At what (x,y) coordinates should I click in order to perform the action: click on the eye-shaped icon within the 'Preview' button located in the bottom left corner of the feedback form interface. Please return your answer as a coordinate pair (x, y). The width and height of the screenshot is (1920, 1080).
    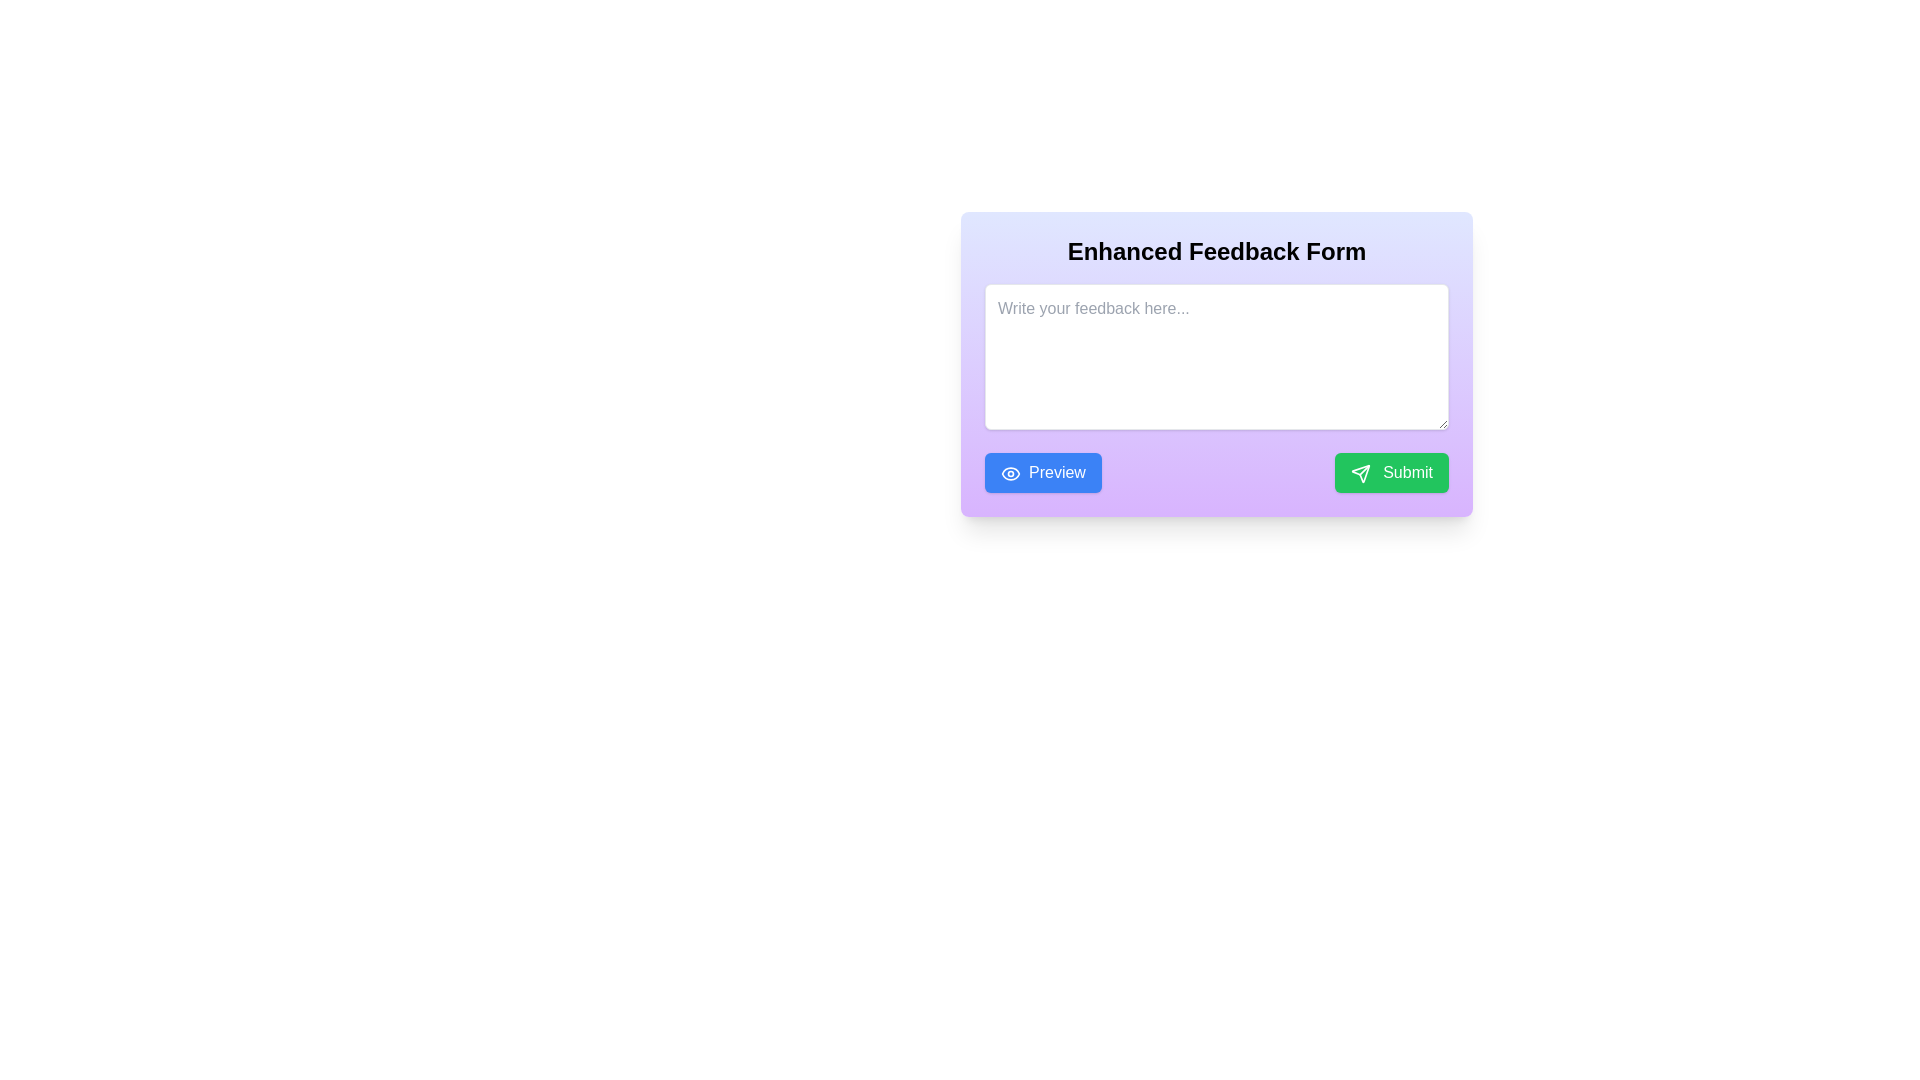
    Looking at the image, I should click on (1011, 473).